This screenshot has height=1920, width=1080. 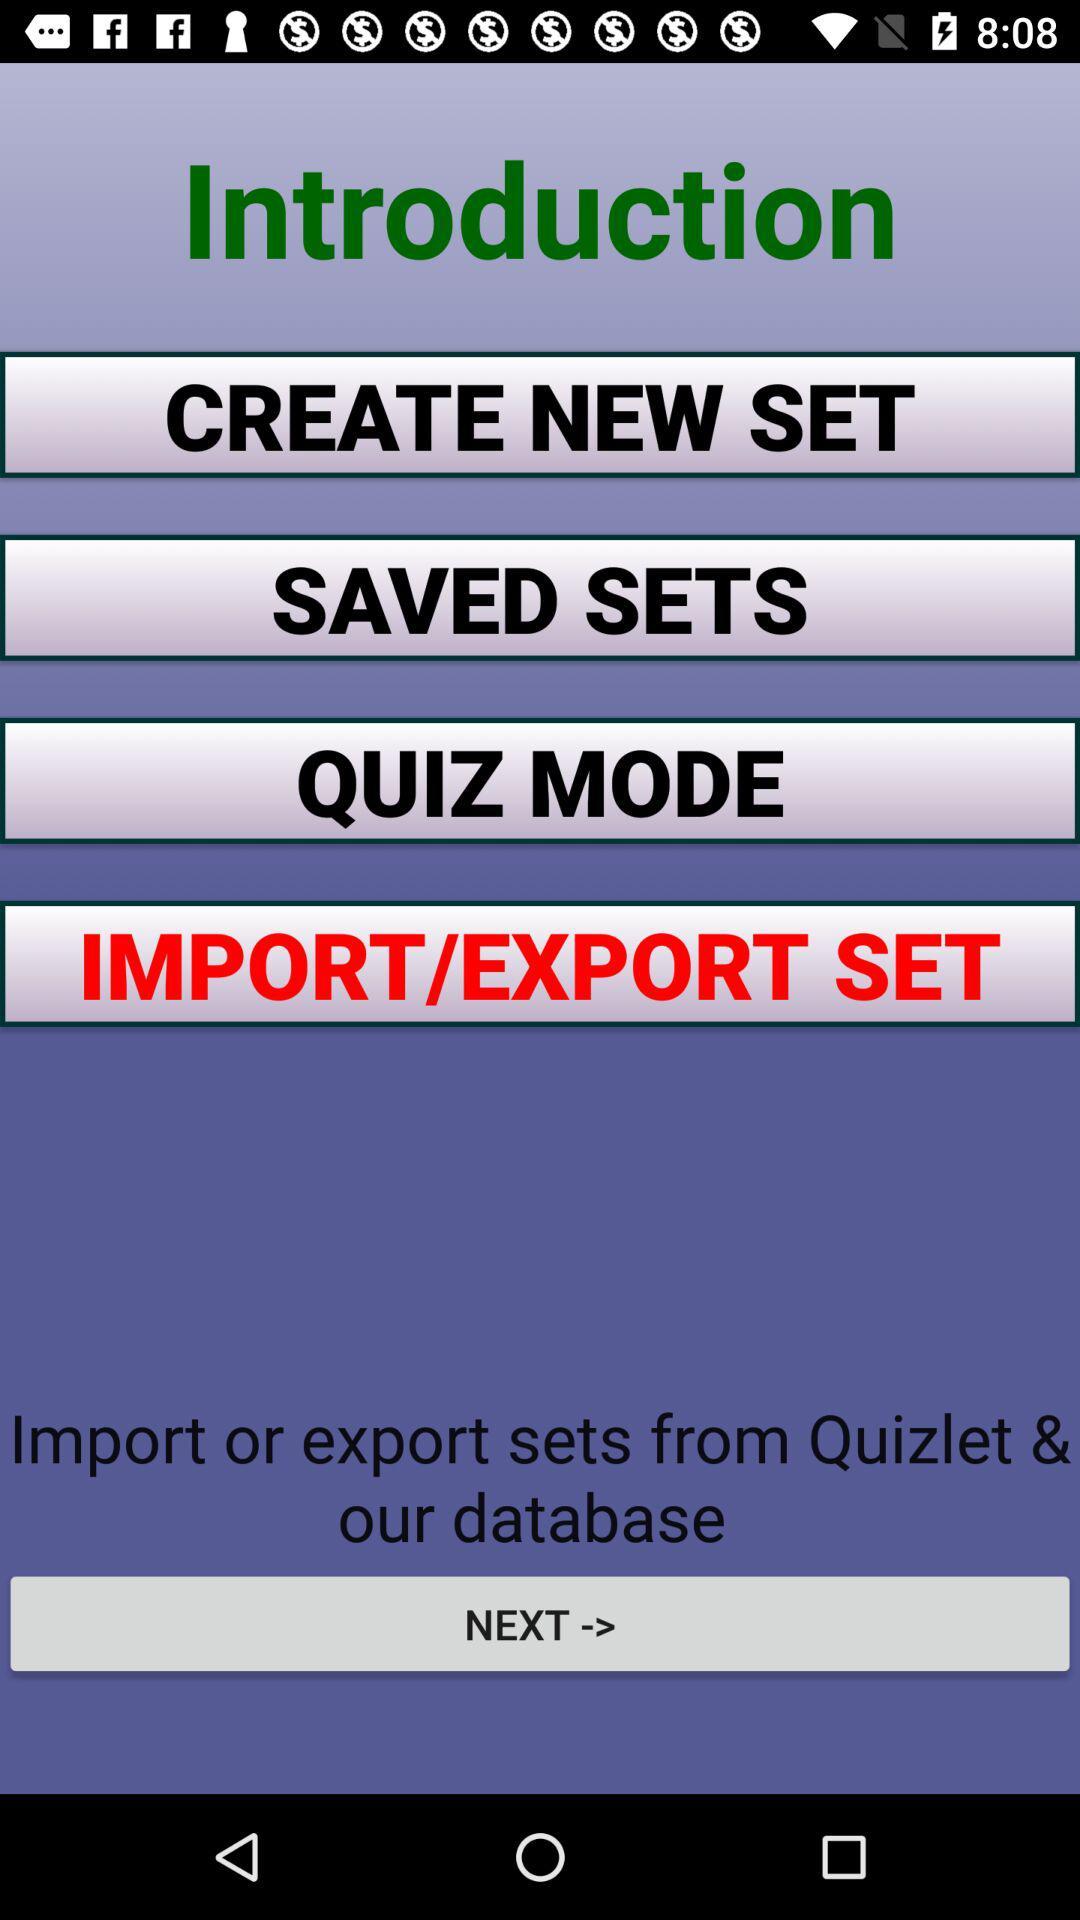 I want to click on item below create new set icon, so click(x=540, y=596).